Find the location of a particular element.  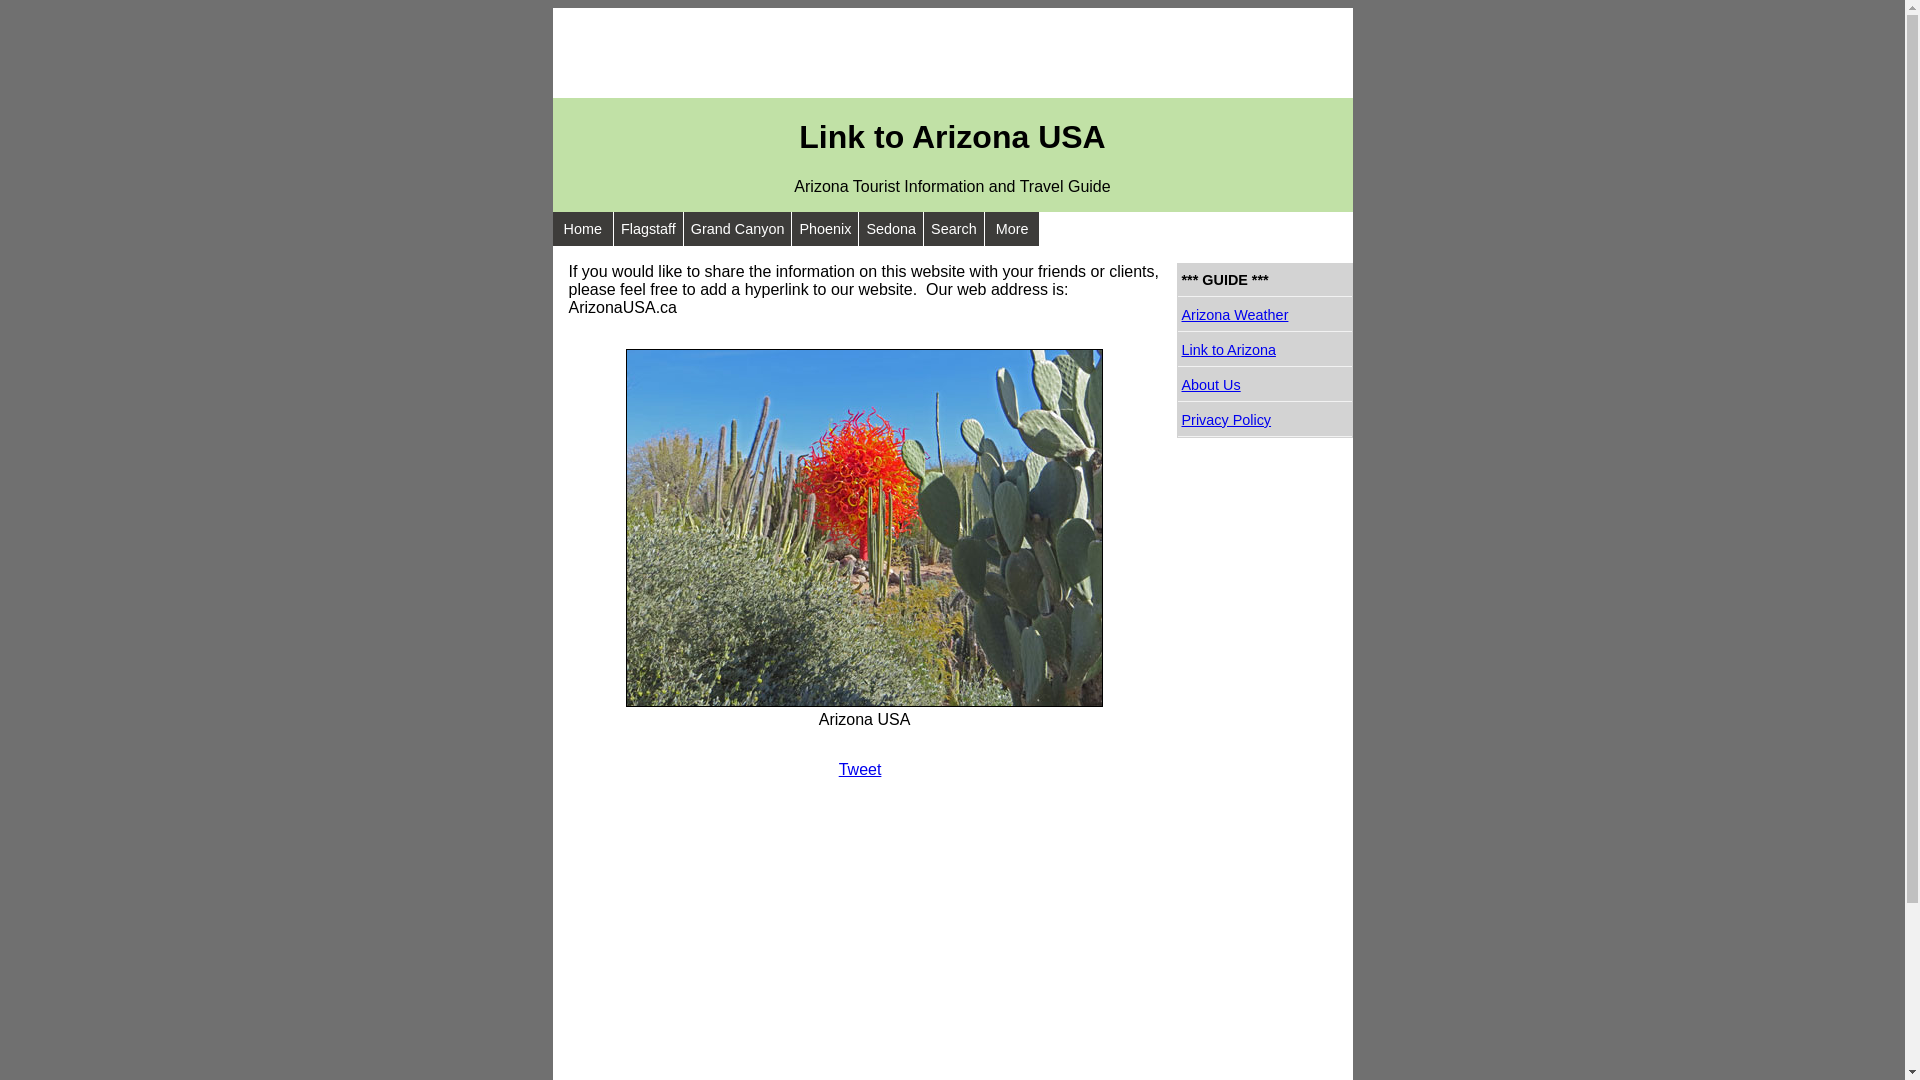

'Grand Canyon' is located at coordinates (737, 227).